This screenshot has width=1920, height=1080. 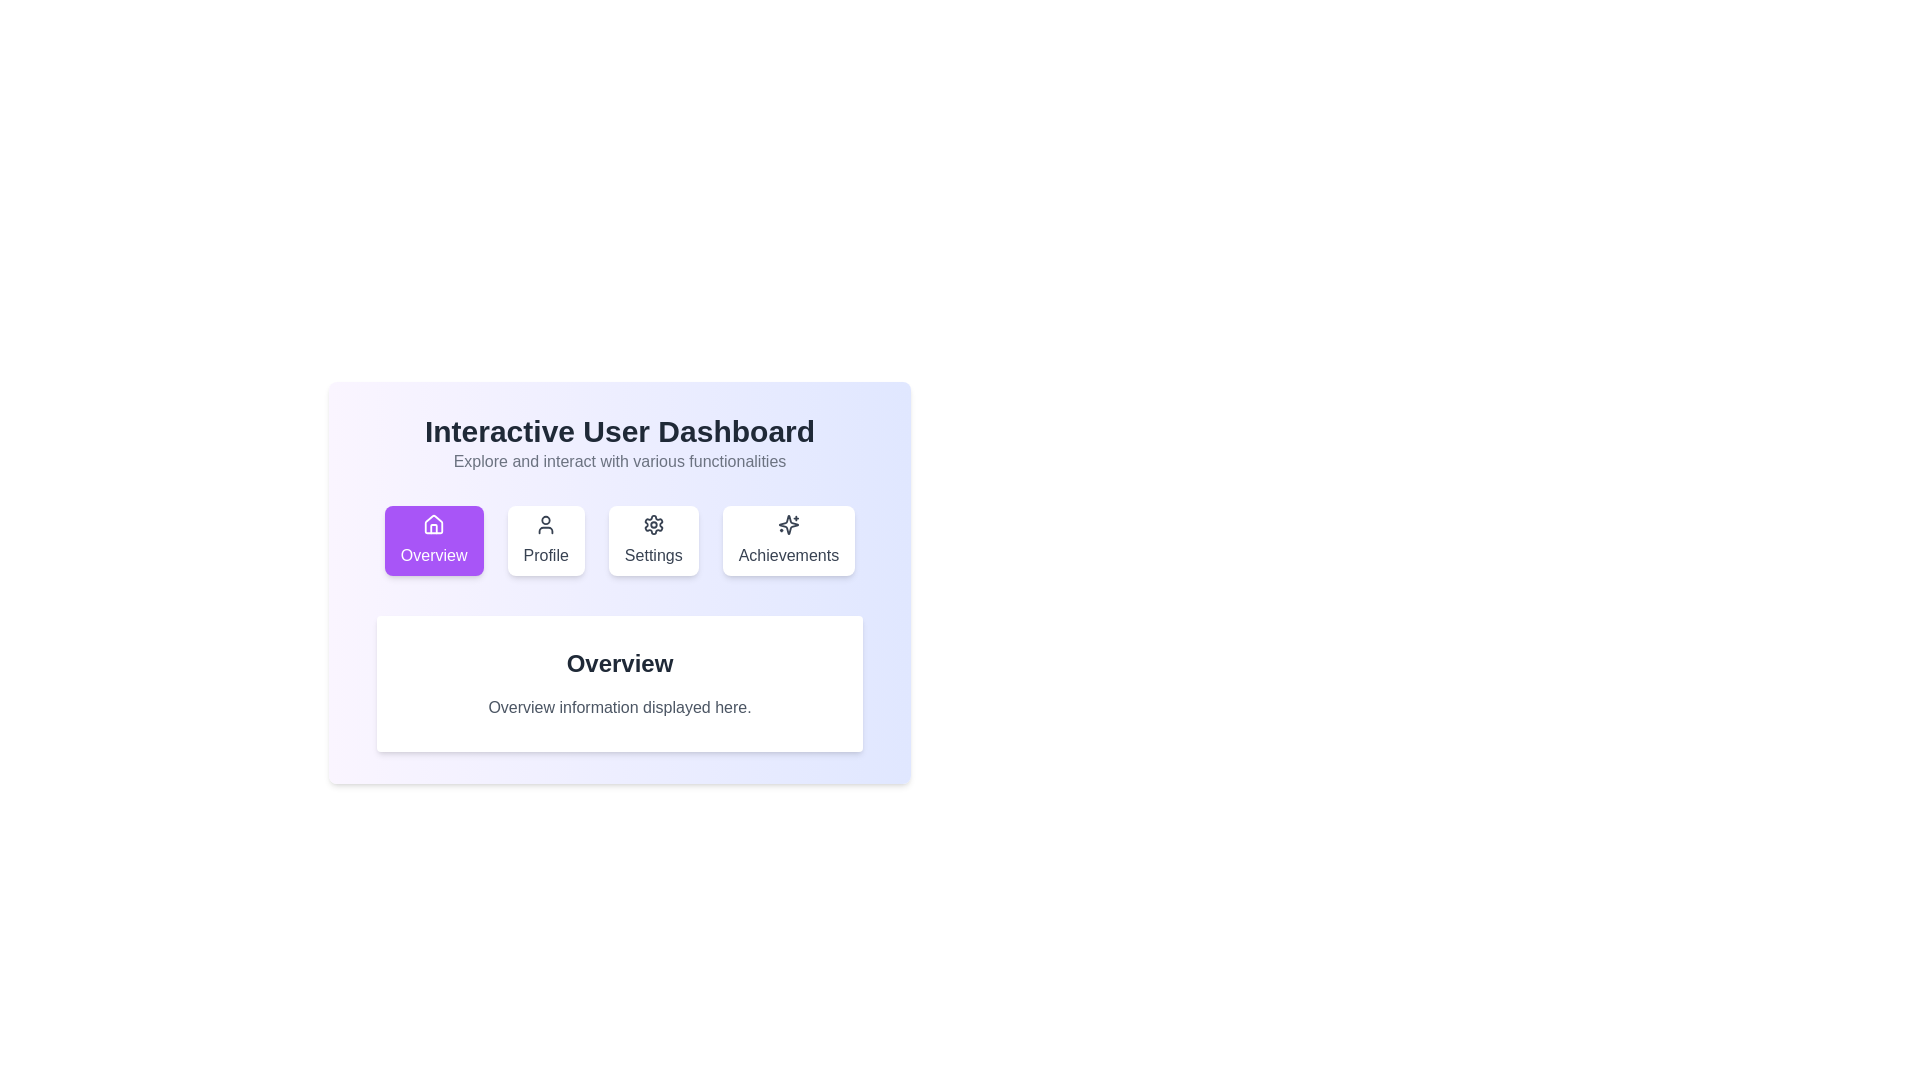 I want to click on the non-interactive descriptive section containing the title 'Overview' and the description 'Overview information displayed here.', so click(x=618, y=682).